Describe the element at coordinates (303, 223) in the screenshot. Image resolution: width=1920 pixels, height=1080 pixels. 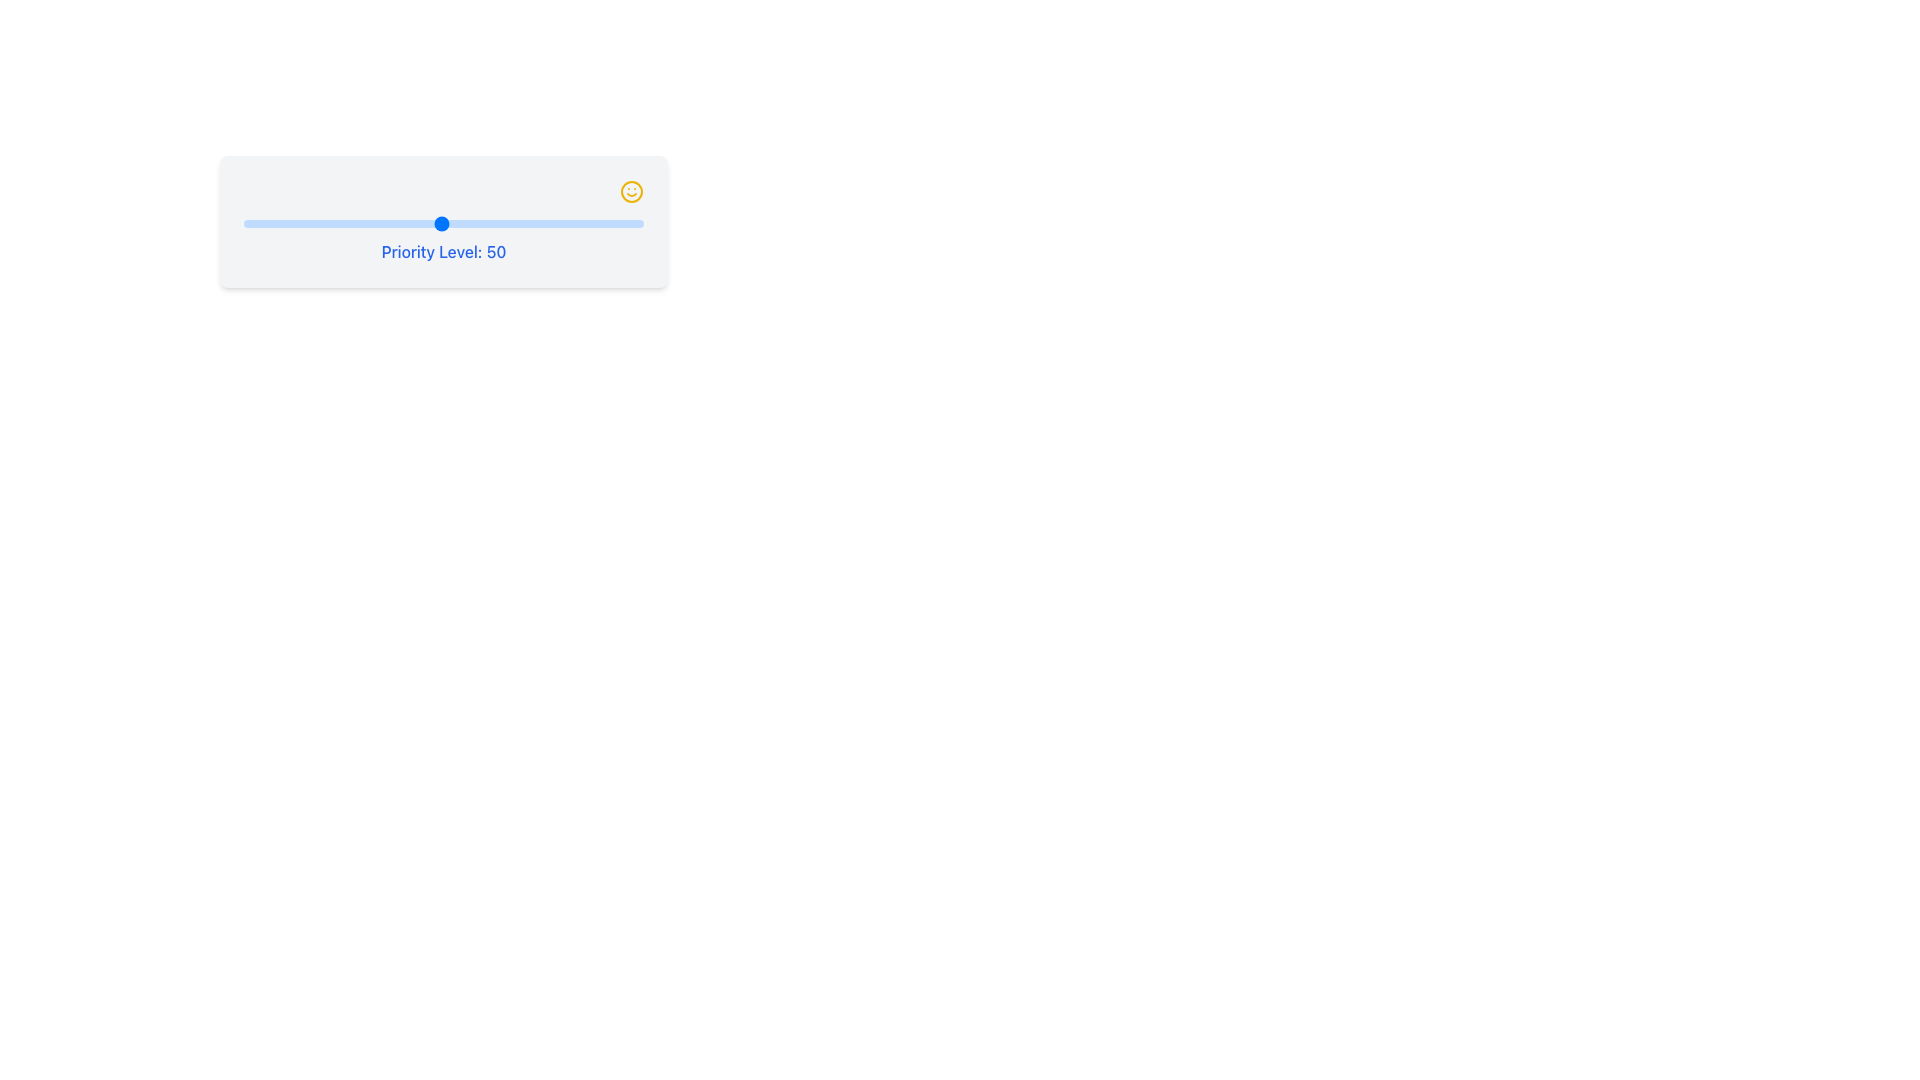
I see `the priority level` at that location.